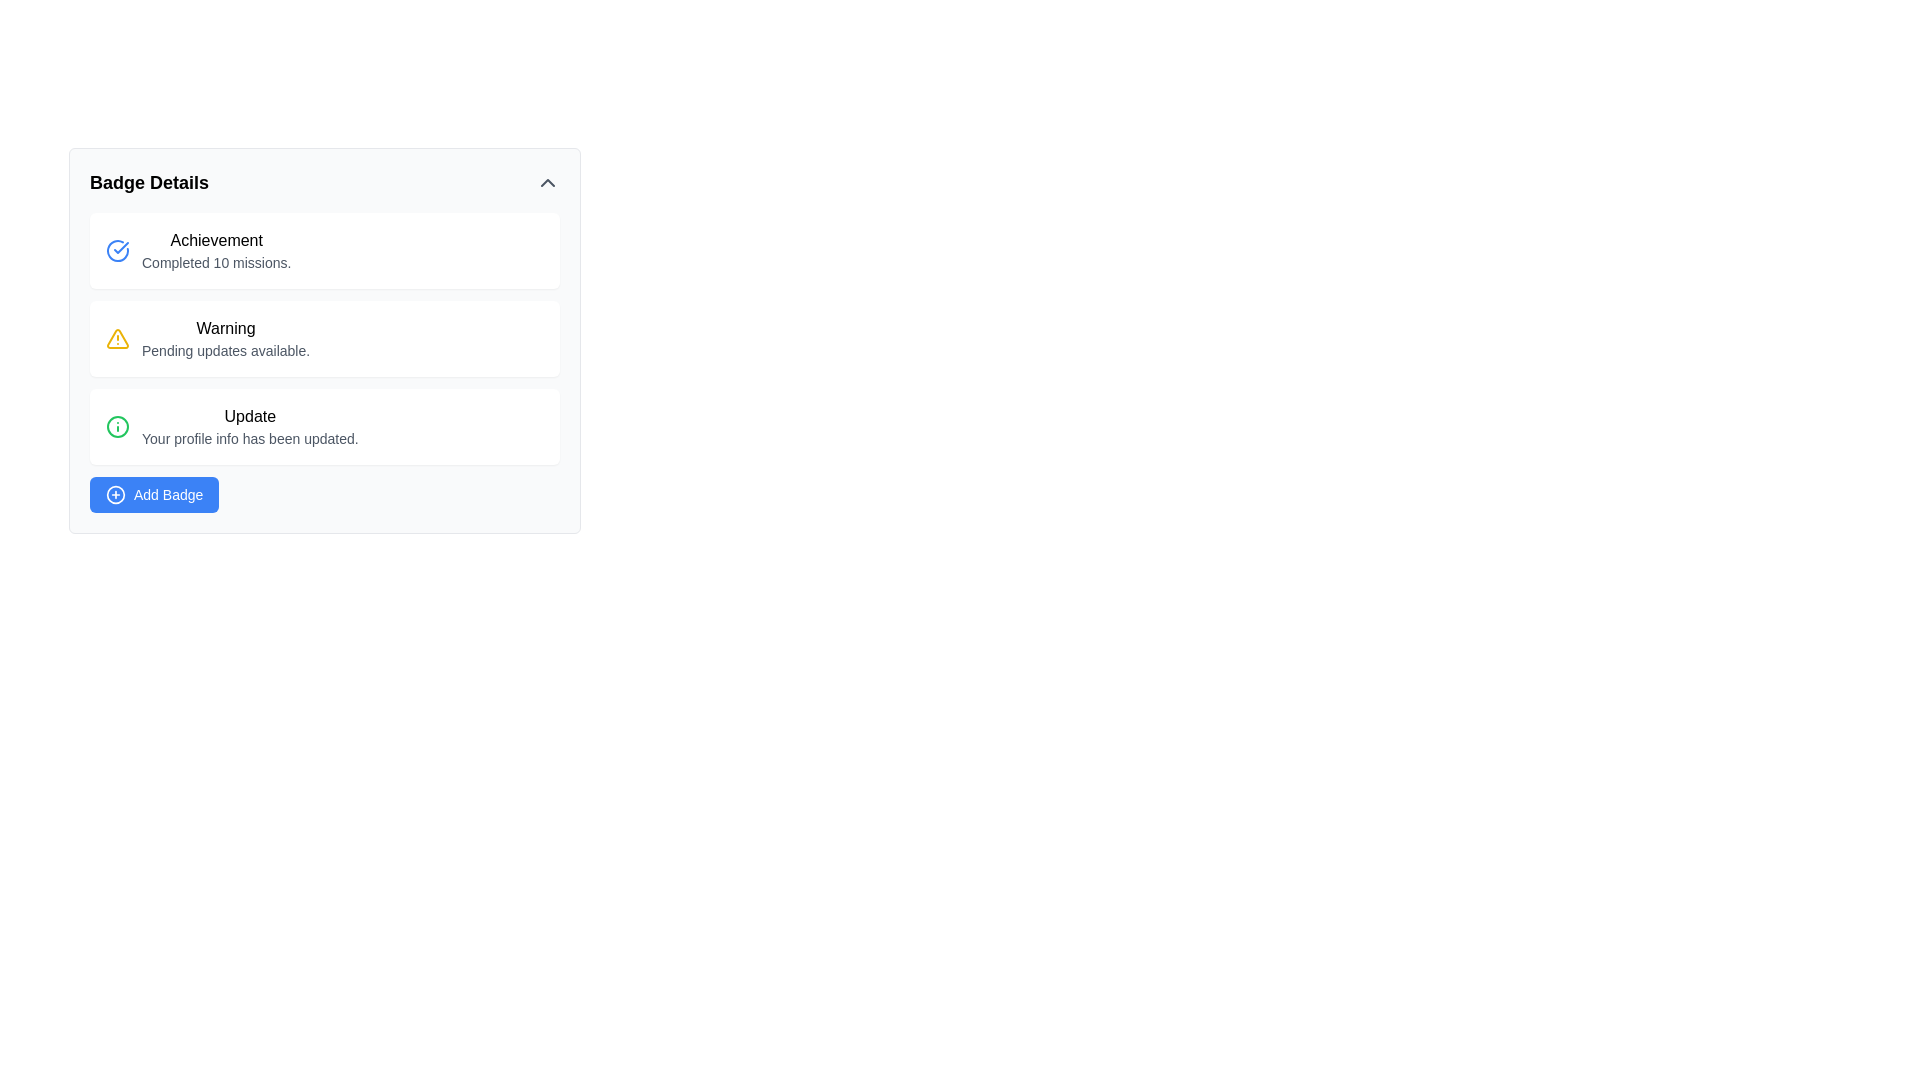  Describe the element at coordinates (120, 246) in the screenshot. I see `the graphical checkmark icon that represents a completed task or achievement, located next to the 'Achievement' badge text in the upper-left section of the 'Badge Details' card` at that location.